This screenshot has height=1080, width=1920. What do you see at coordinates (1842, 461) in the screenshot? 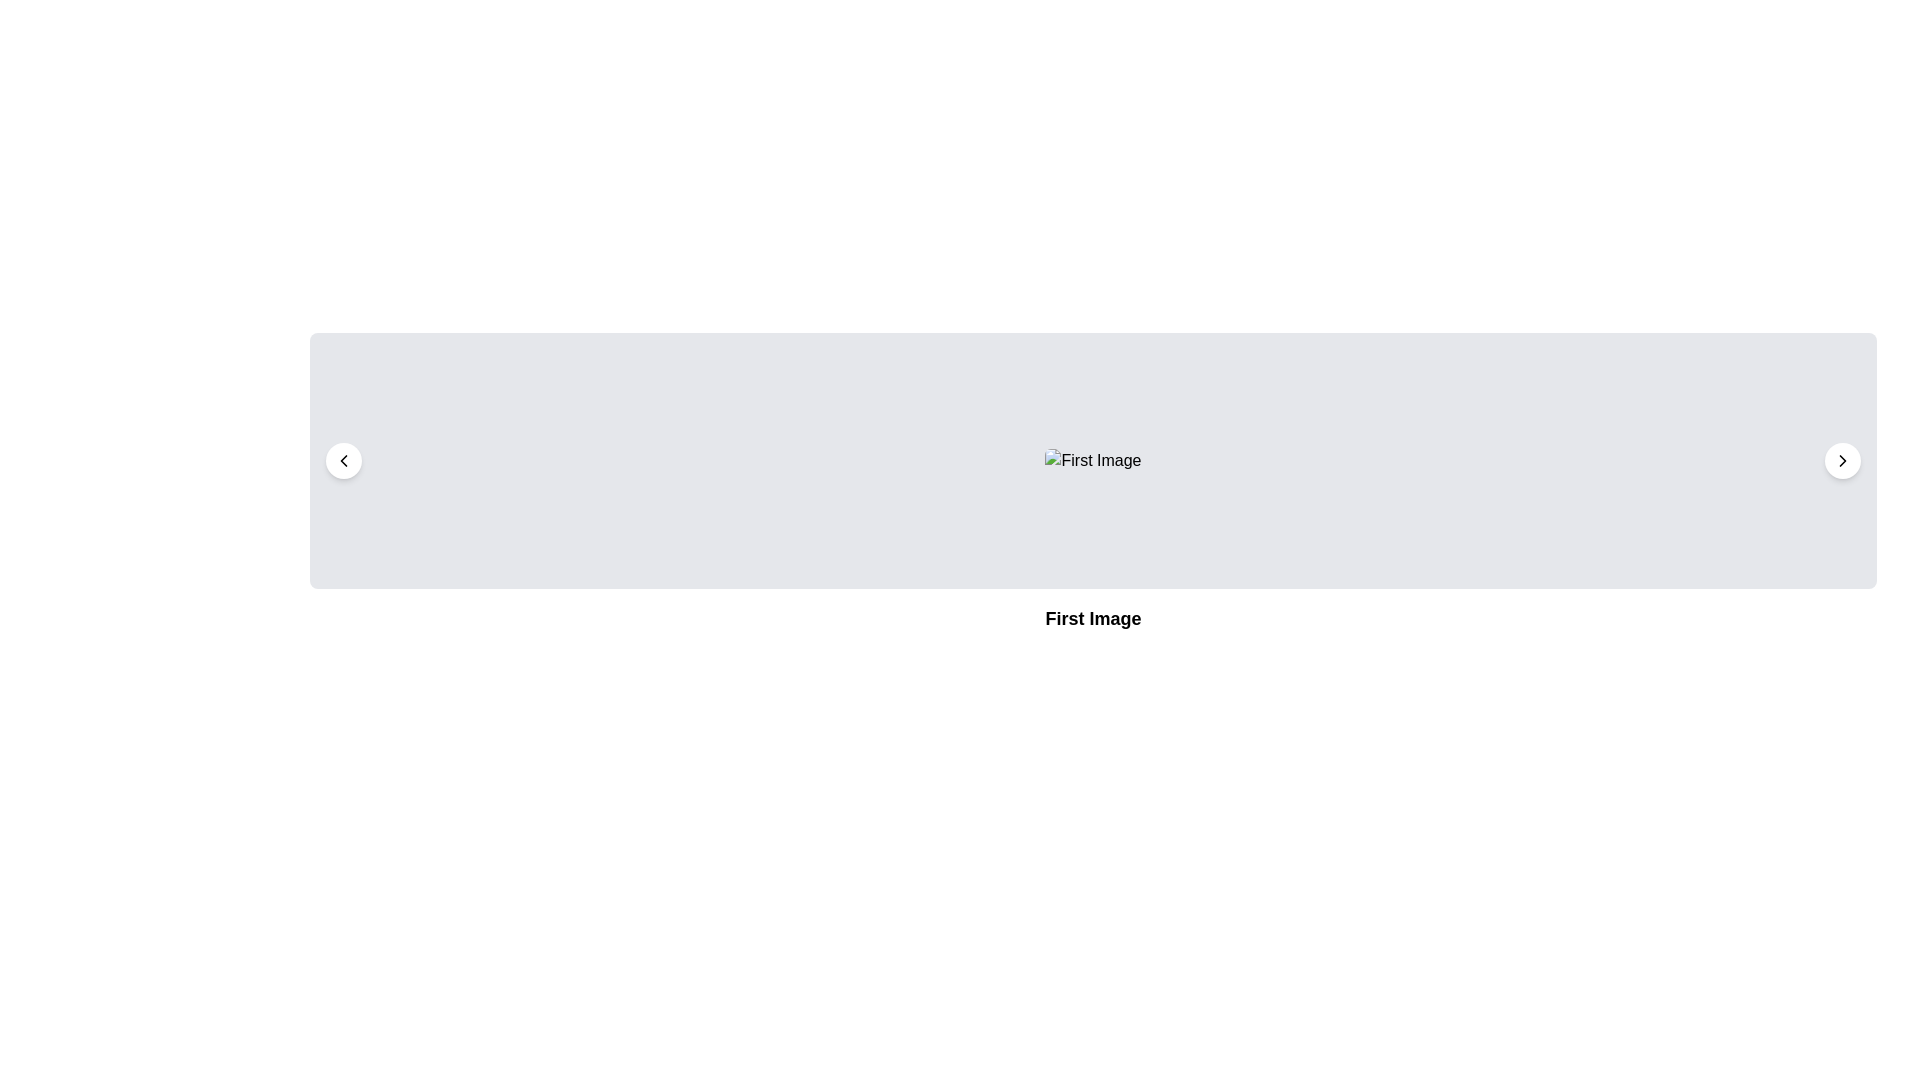
I see `the rightward-pointing chevron icon, which has a black outline and is set against a circular white background, located at the far right of the central grey panel` at bounding box center [1842, 461].